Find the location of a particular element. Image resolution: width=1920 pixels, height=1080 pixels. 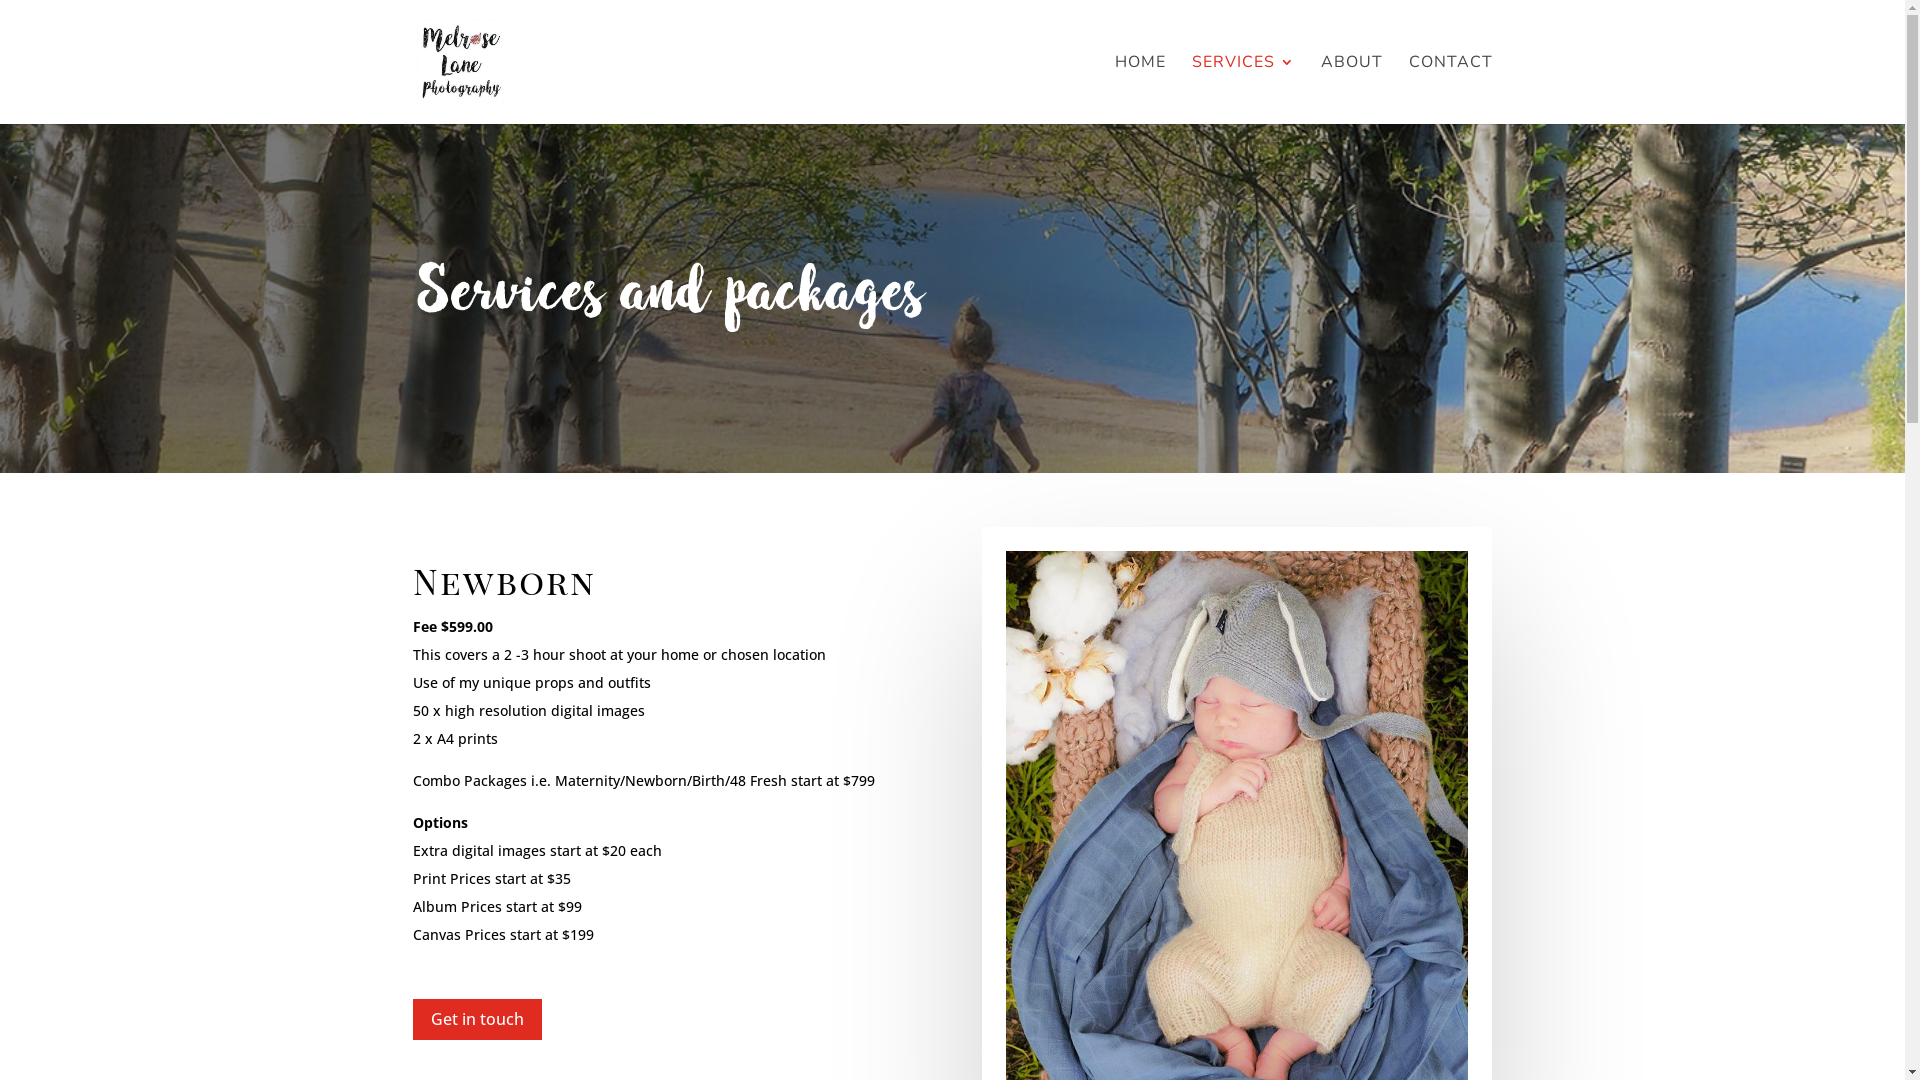

'HOME' is located at coordinates (1139, 88).